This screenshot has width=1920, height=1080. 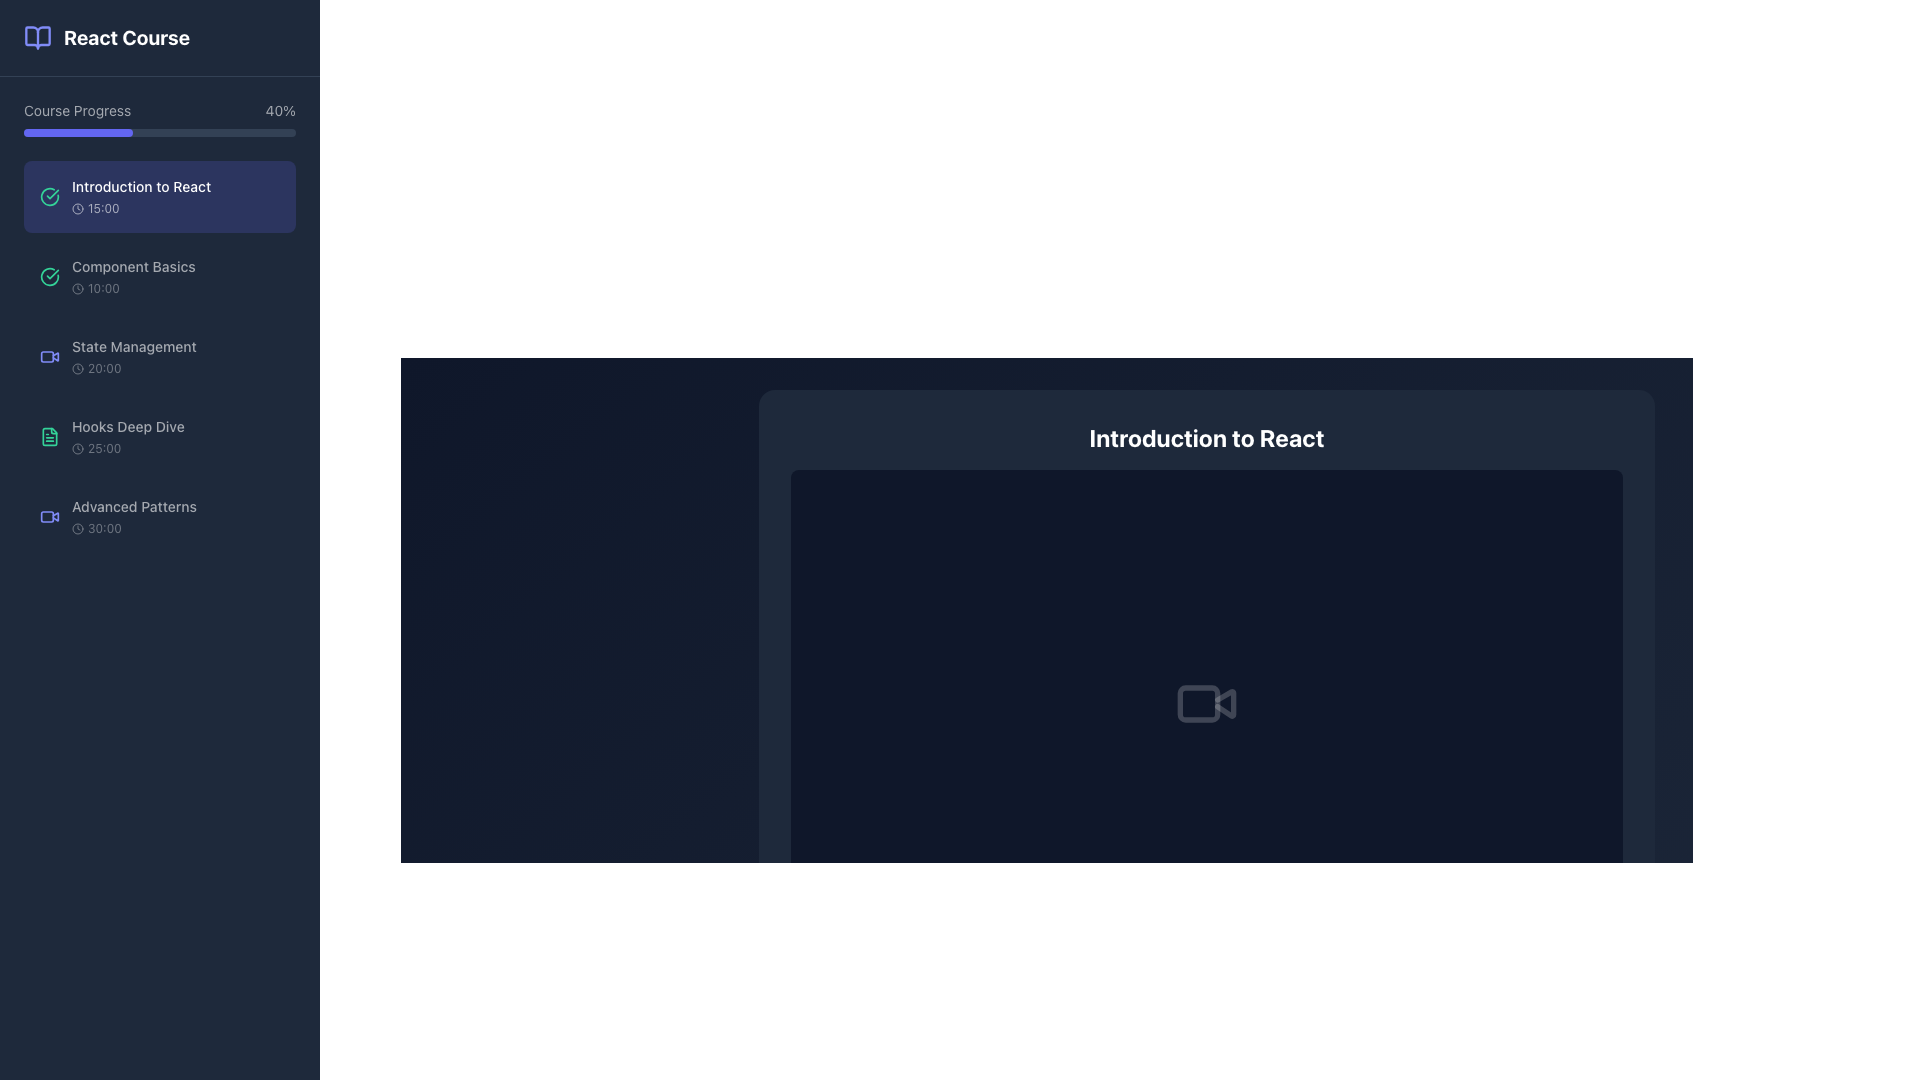 What do you see at coordinates (49, 277) in the screenshot?
I see `the status indication of the completion icon located in the sidebar, which is positioned to the left of 'Component Basics' and above '10:00'` at bounding box center [49, 277].